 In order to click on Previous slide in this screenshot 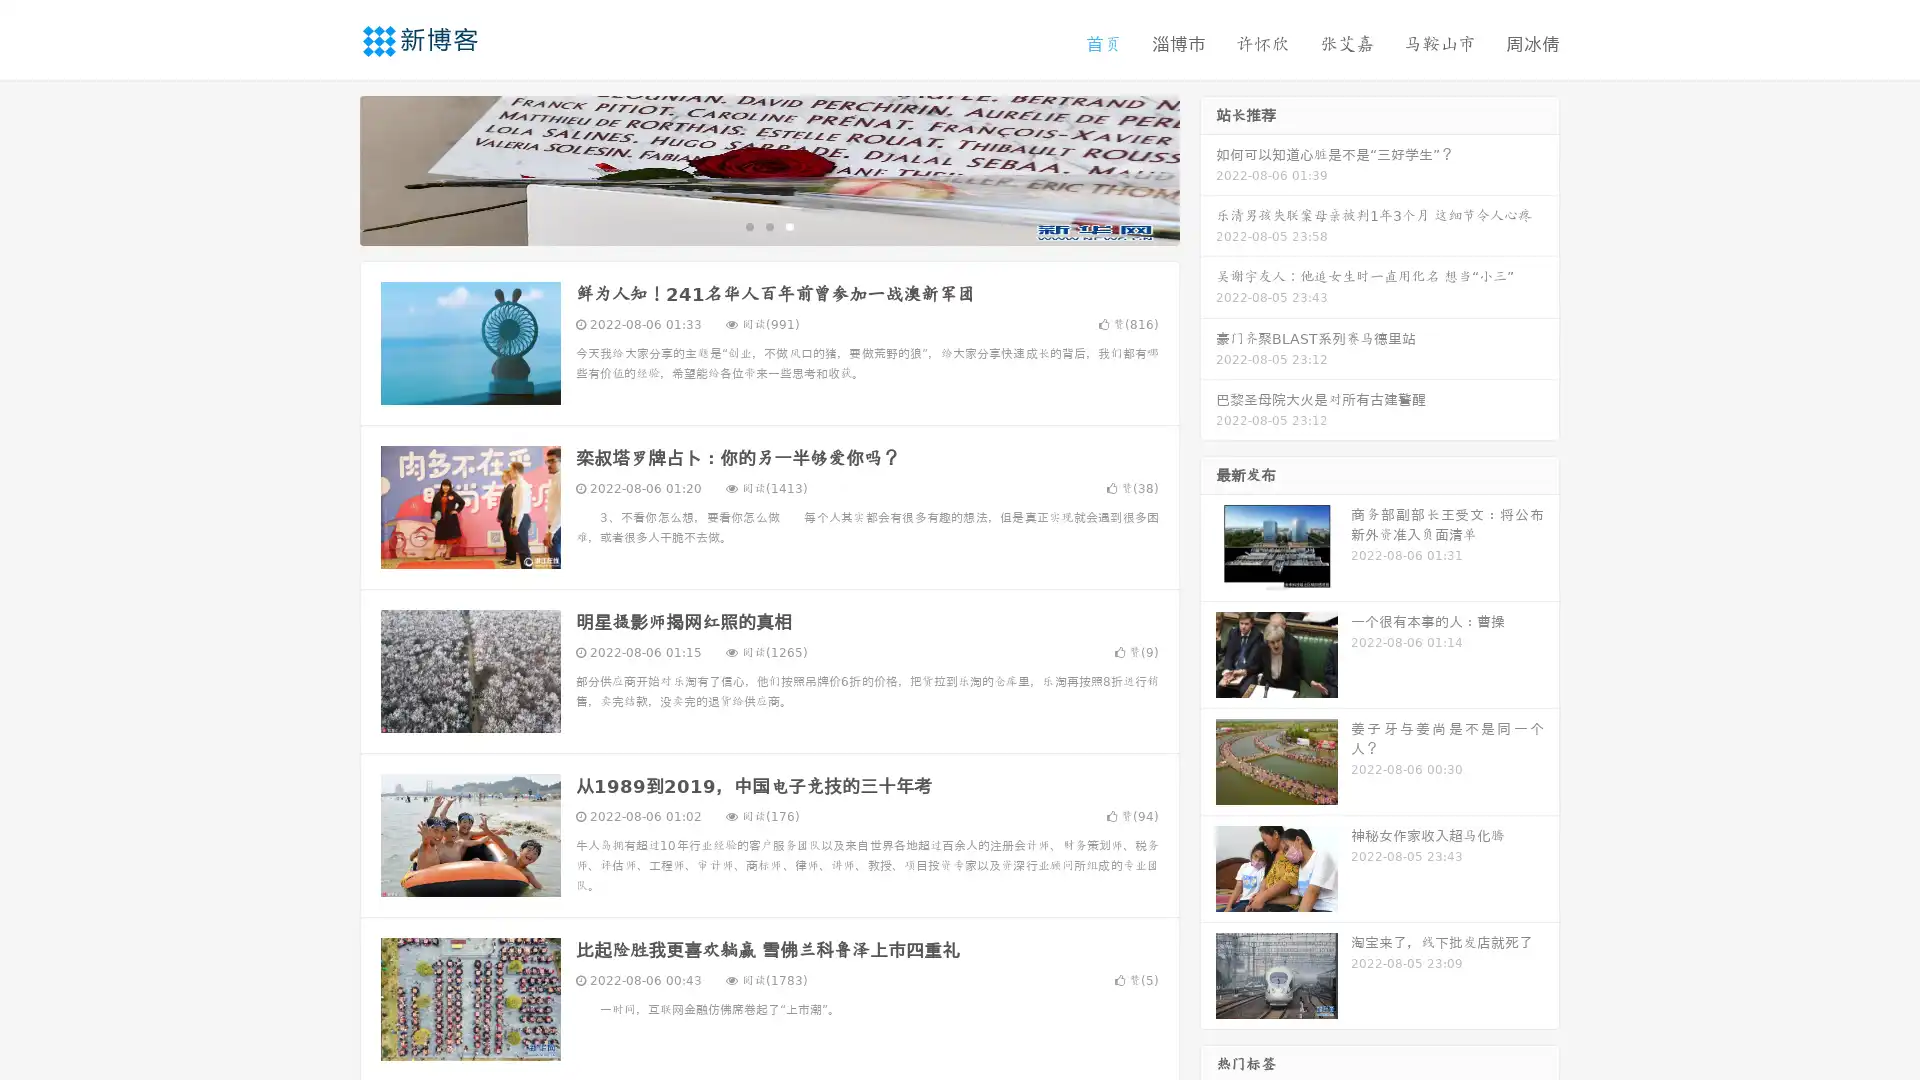, I will do `click(330, 168)`.